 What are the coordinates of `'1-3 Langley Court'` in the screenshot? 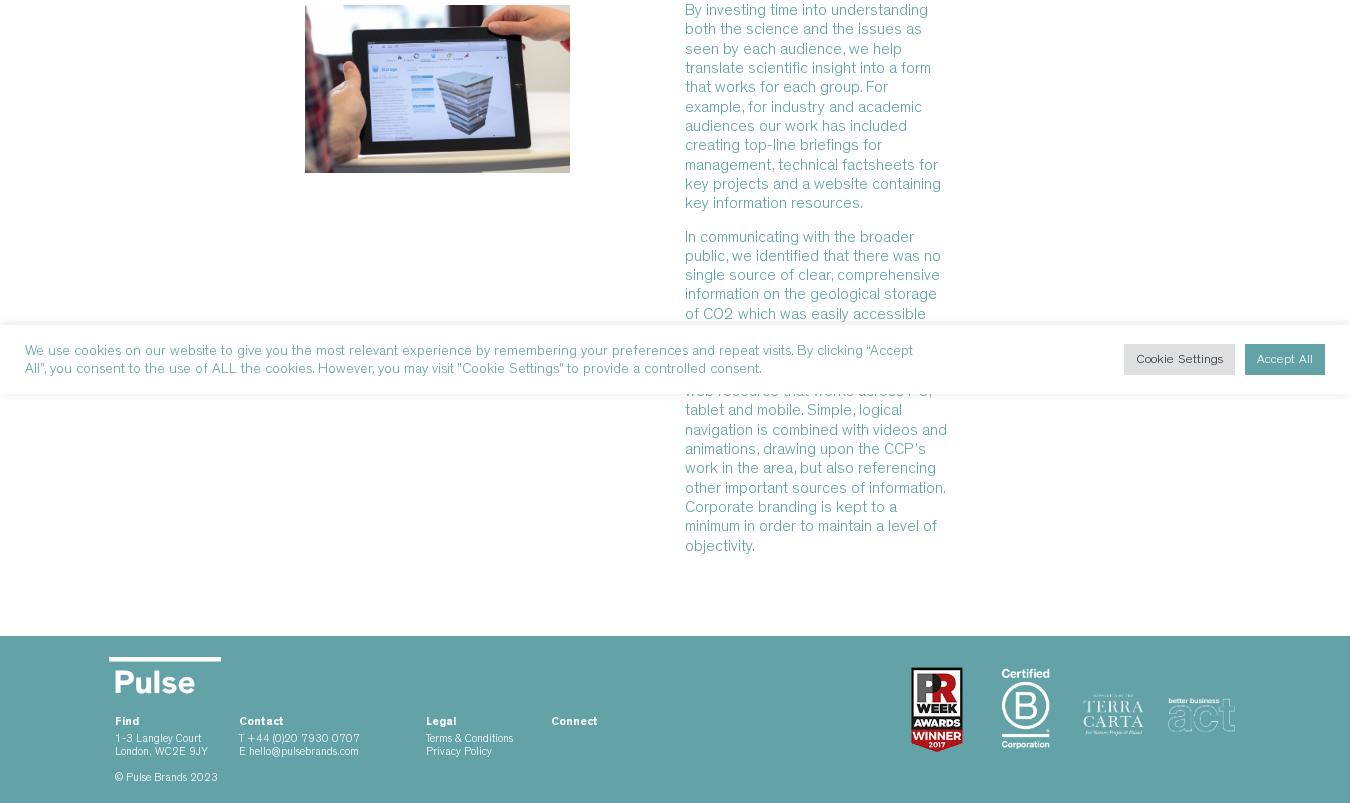 It's located at (115, 737).